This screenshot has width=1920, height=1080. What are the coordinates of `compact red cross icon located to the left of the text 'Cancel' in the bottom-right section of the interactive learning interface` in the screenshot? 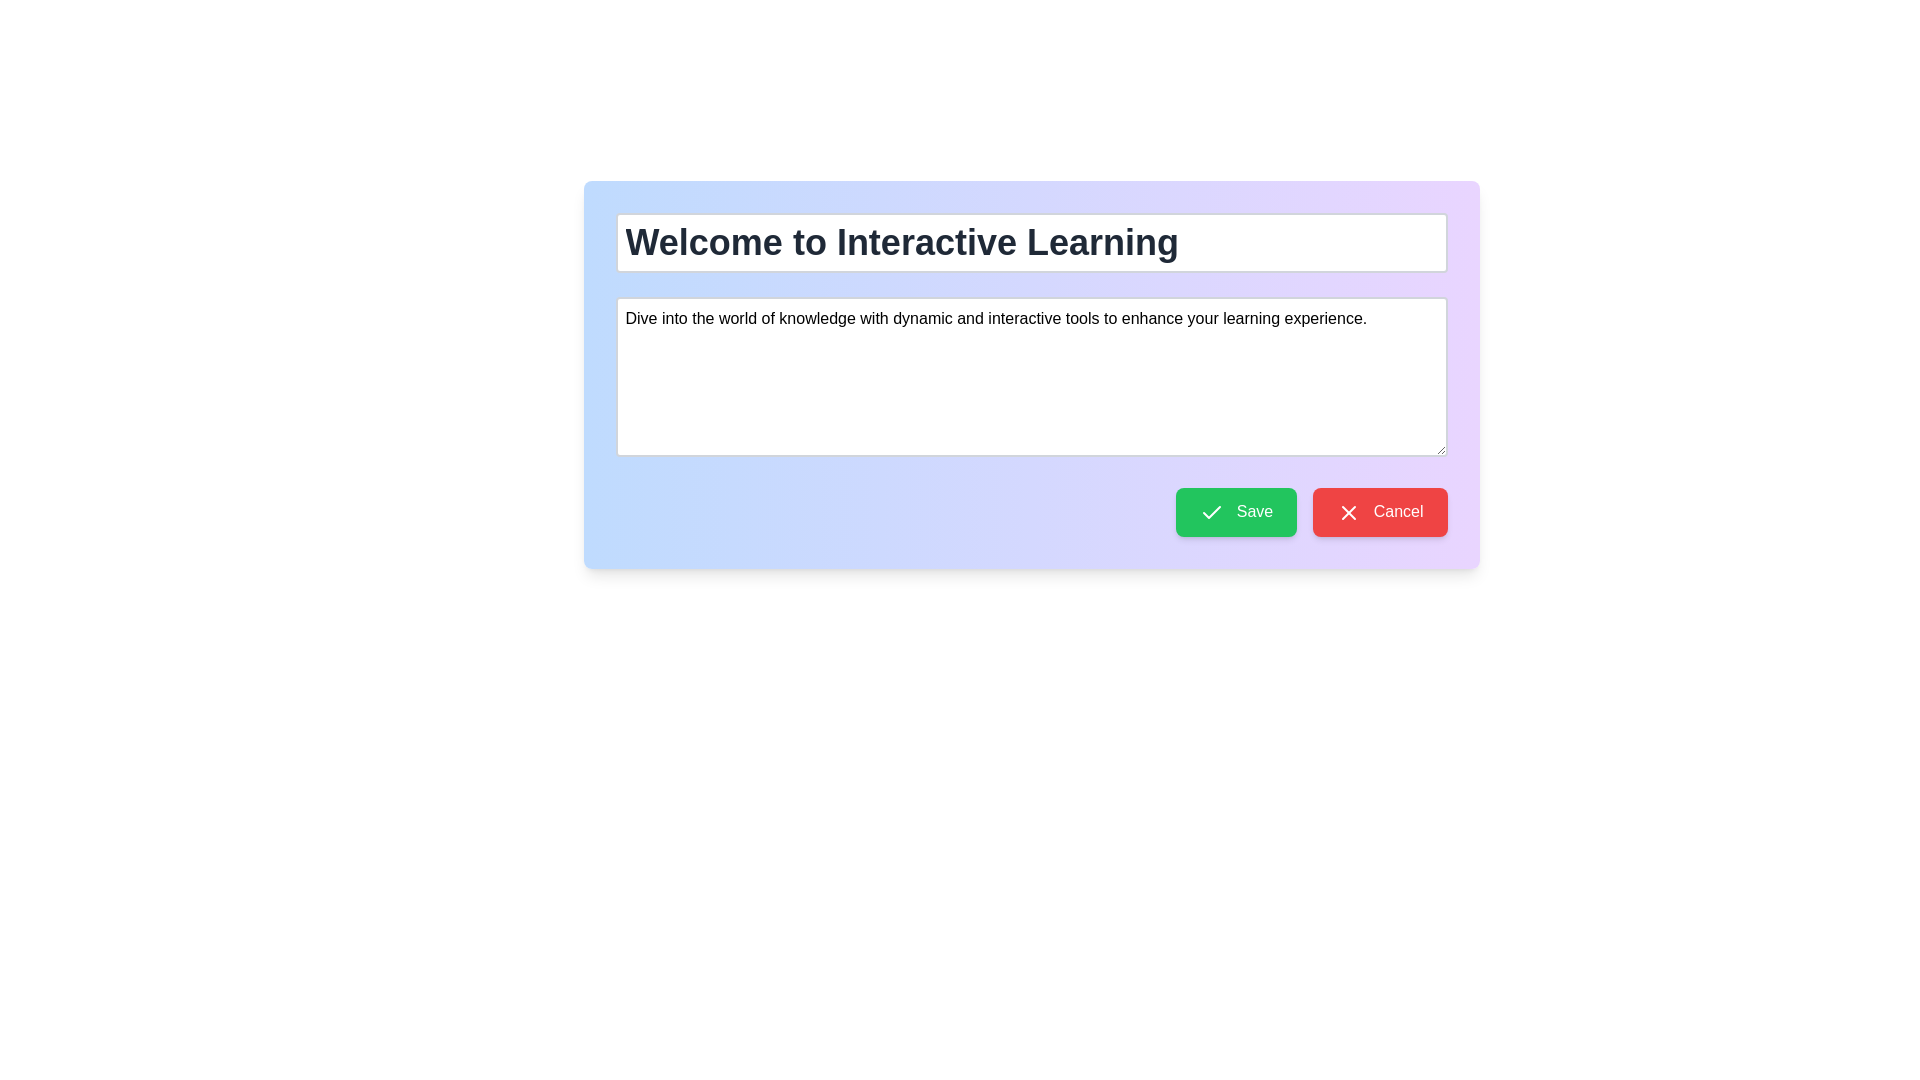 It's located at (1349, 511).